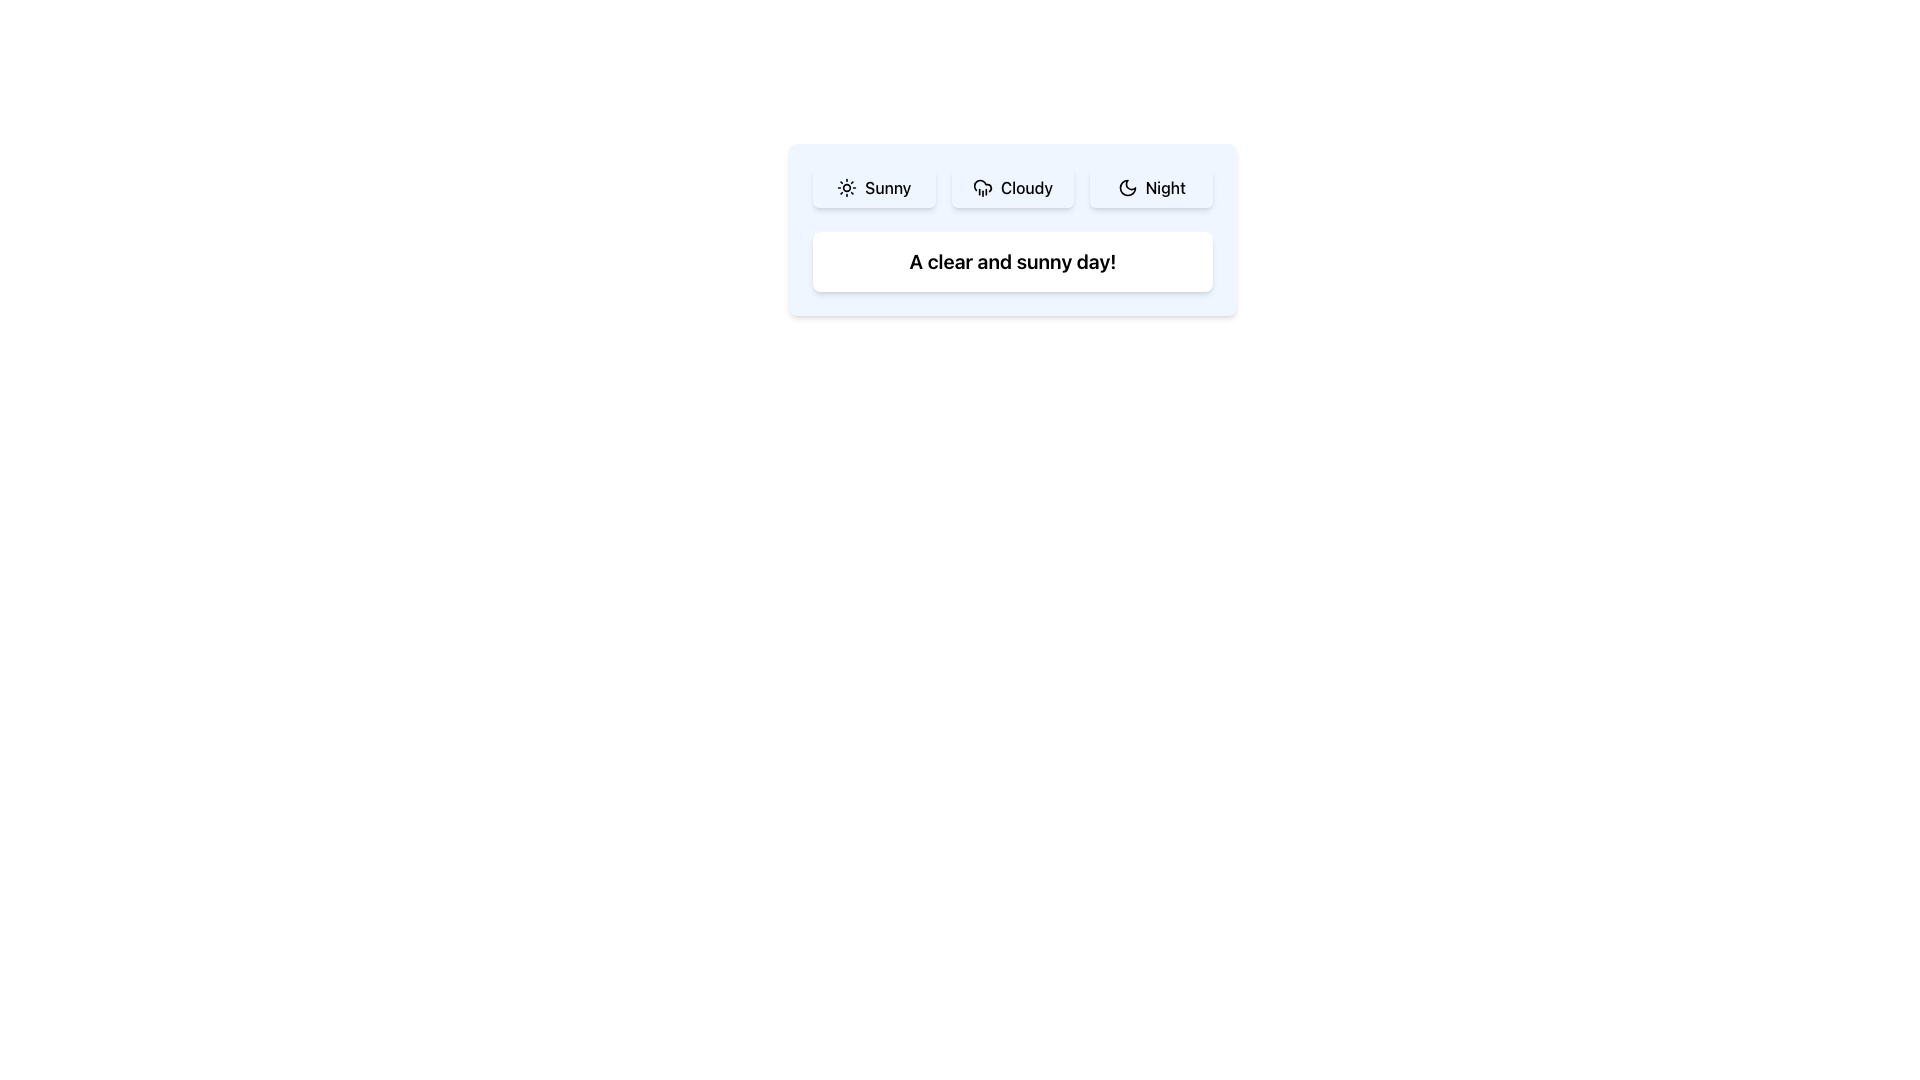 Image resolution: width=1920 pixels, height=1080 pixels. What do you see at coordinates (1012, 188) in the screenshot?
I see `the first option of the horizontal selection group representing weather conditions` at bounding box center [1012, 188].